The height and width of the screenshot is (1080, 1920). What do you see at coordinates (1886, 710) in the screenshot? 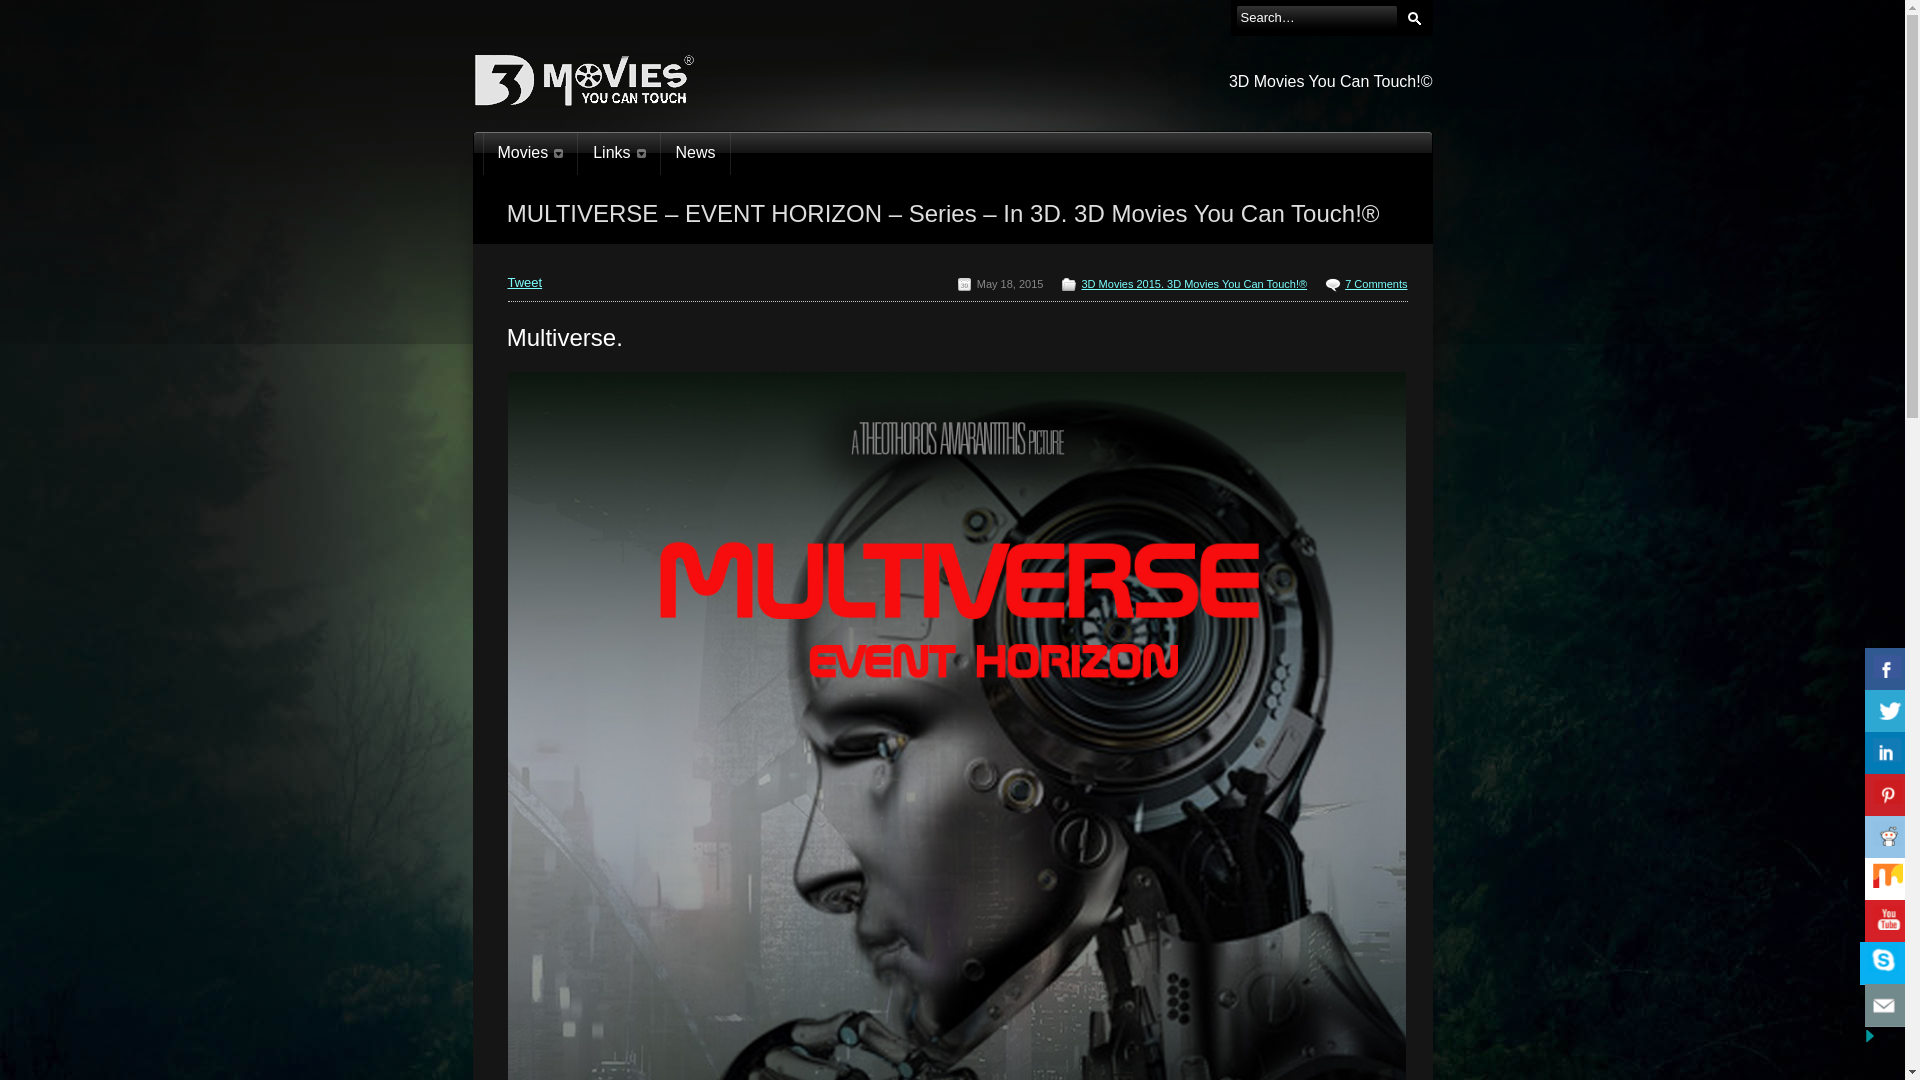
I see `'Share On Twitter'` at bounding box center [1886, 710].